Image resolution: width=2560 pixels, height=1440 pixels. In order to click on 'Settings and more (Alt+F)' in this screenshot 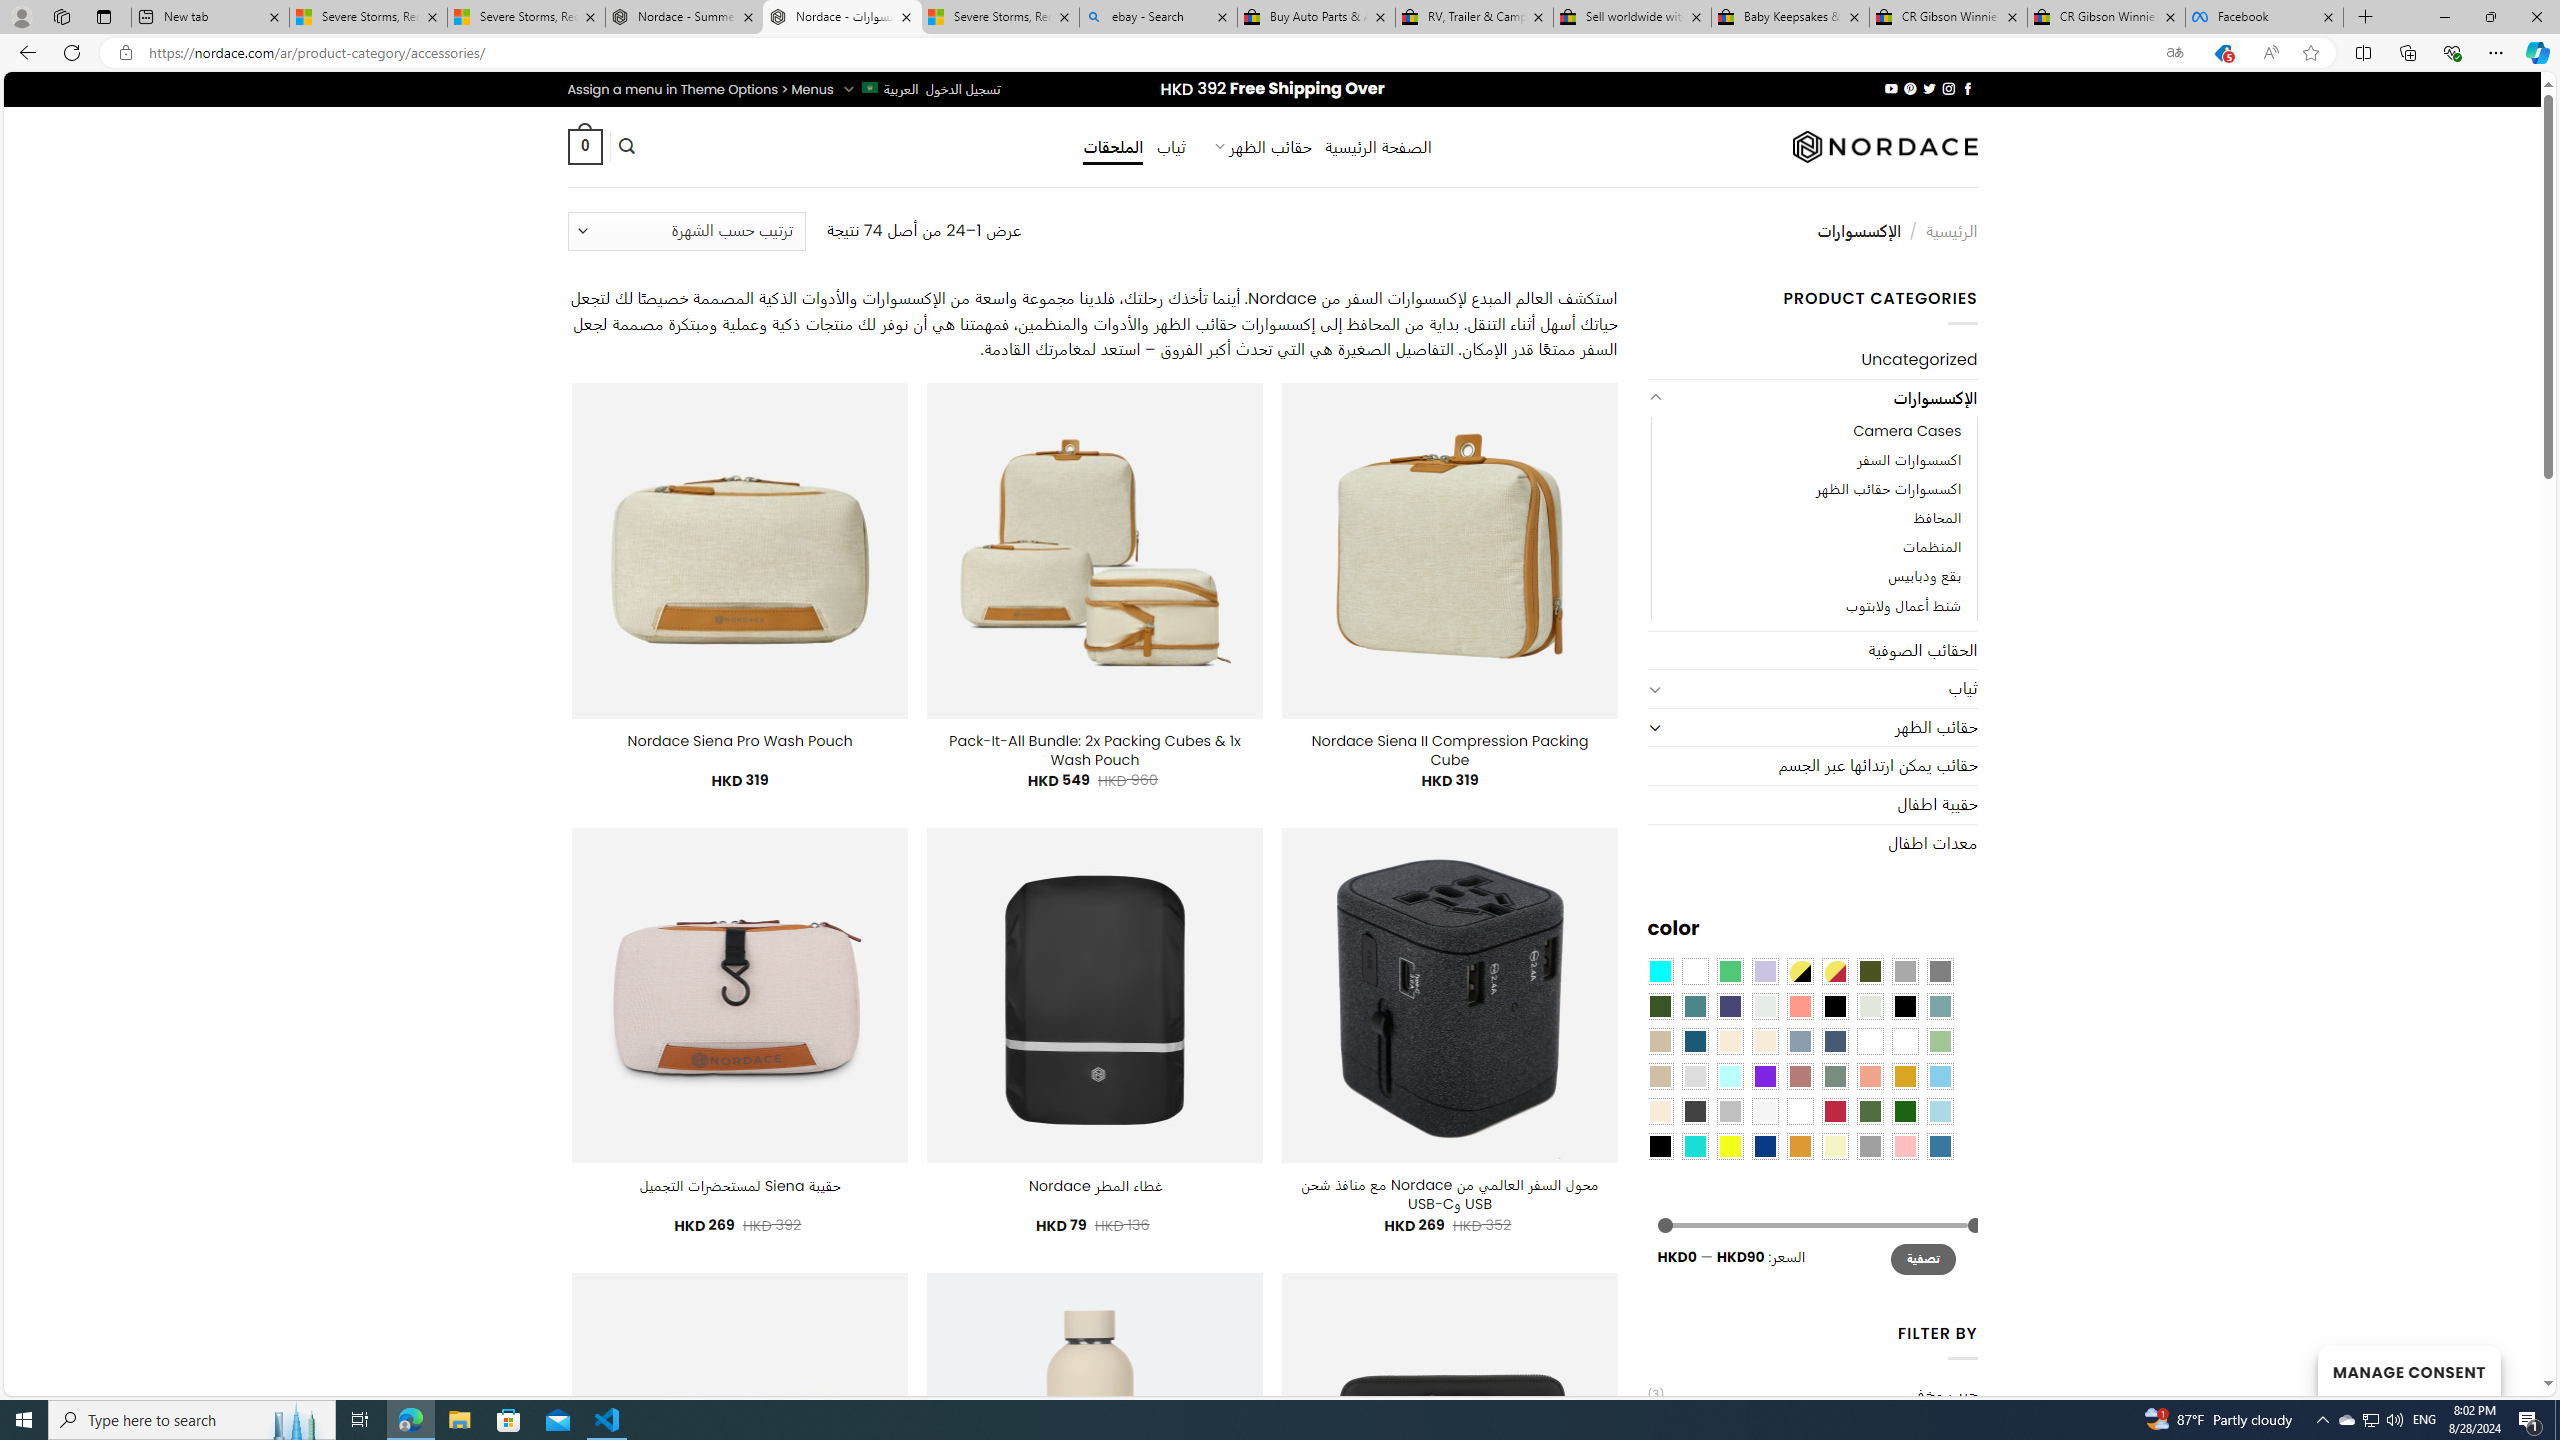, I will do `click(2495, 51)`.